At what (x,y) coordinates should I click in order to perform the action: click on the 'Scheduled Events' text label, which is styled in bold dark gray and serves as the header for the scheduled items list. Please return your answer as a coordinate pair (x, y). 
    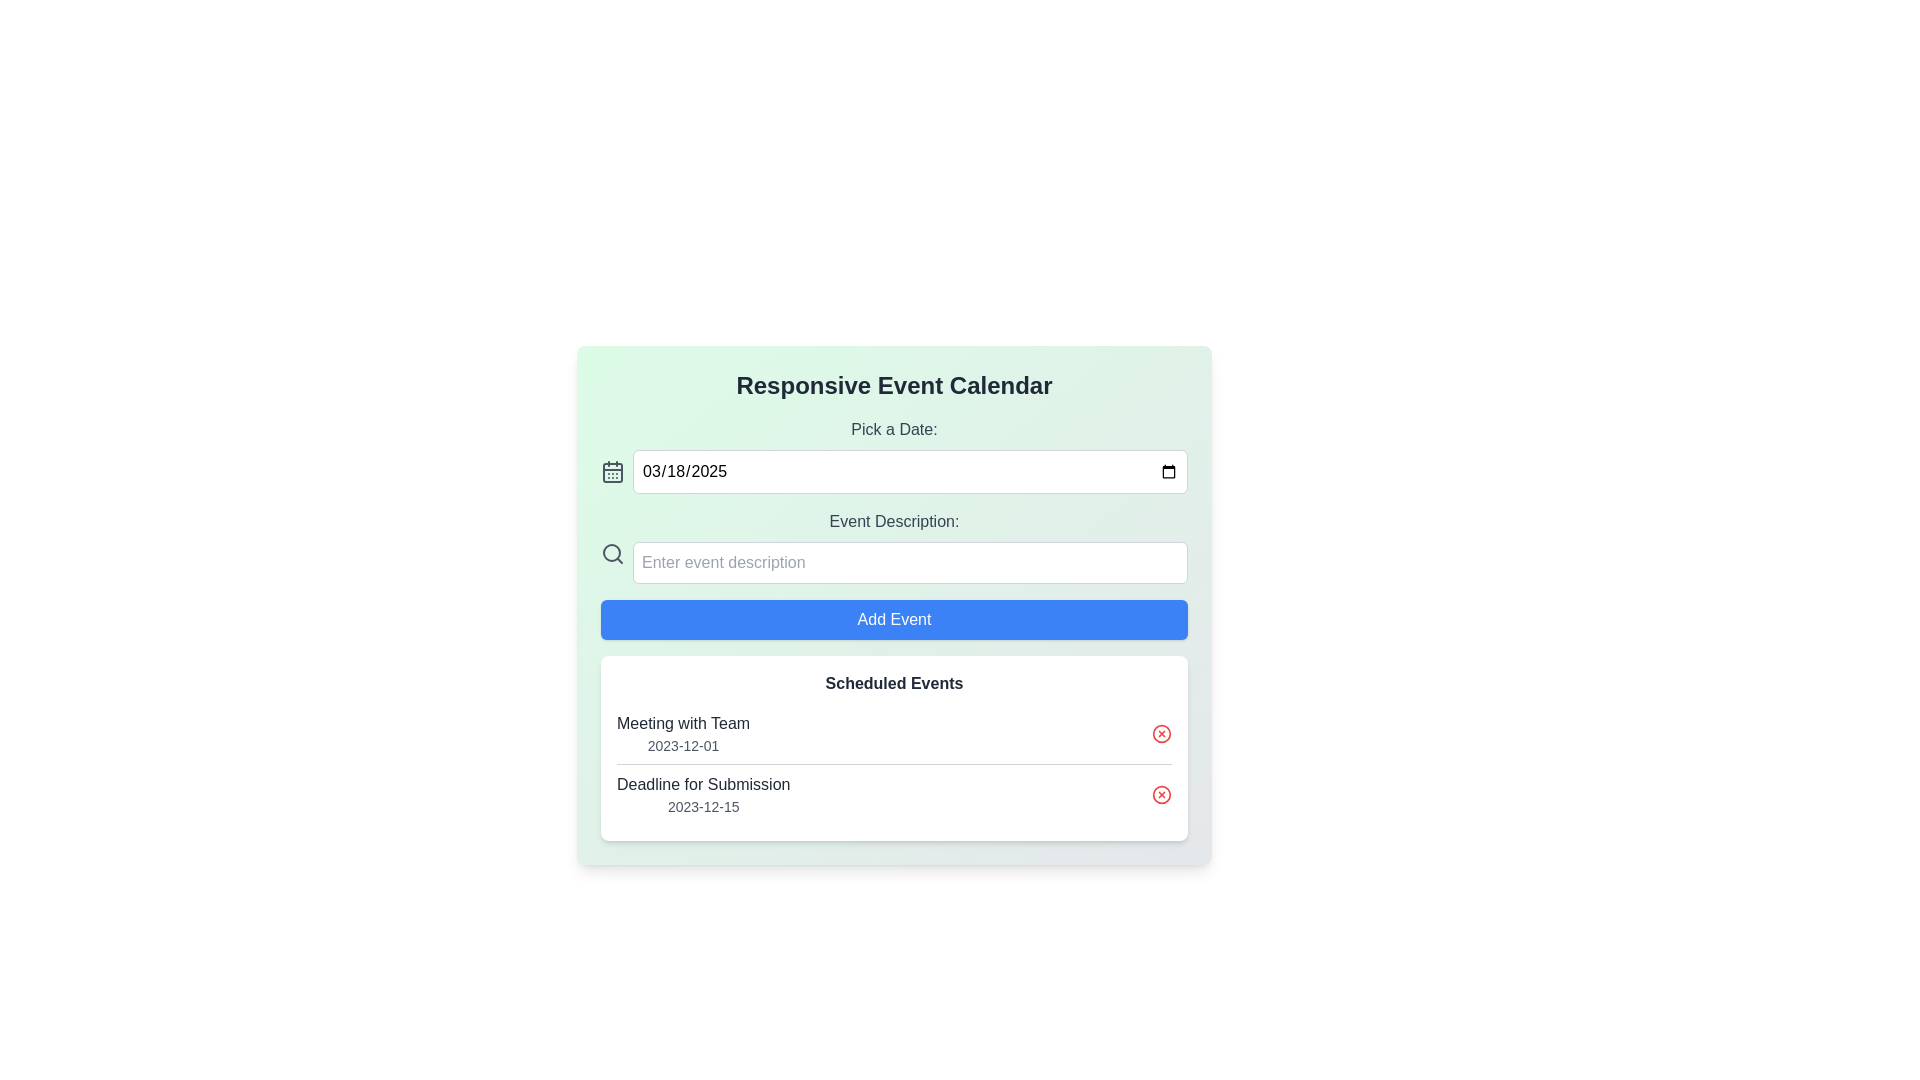
    Looking at the image, I should click on (893, 682).